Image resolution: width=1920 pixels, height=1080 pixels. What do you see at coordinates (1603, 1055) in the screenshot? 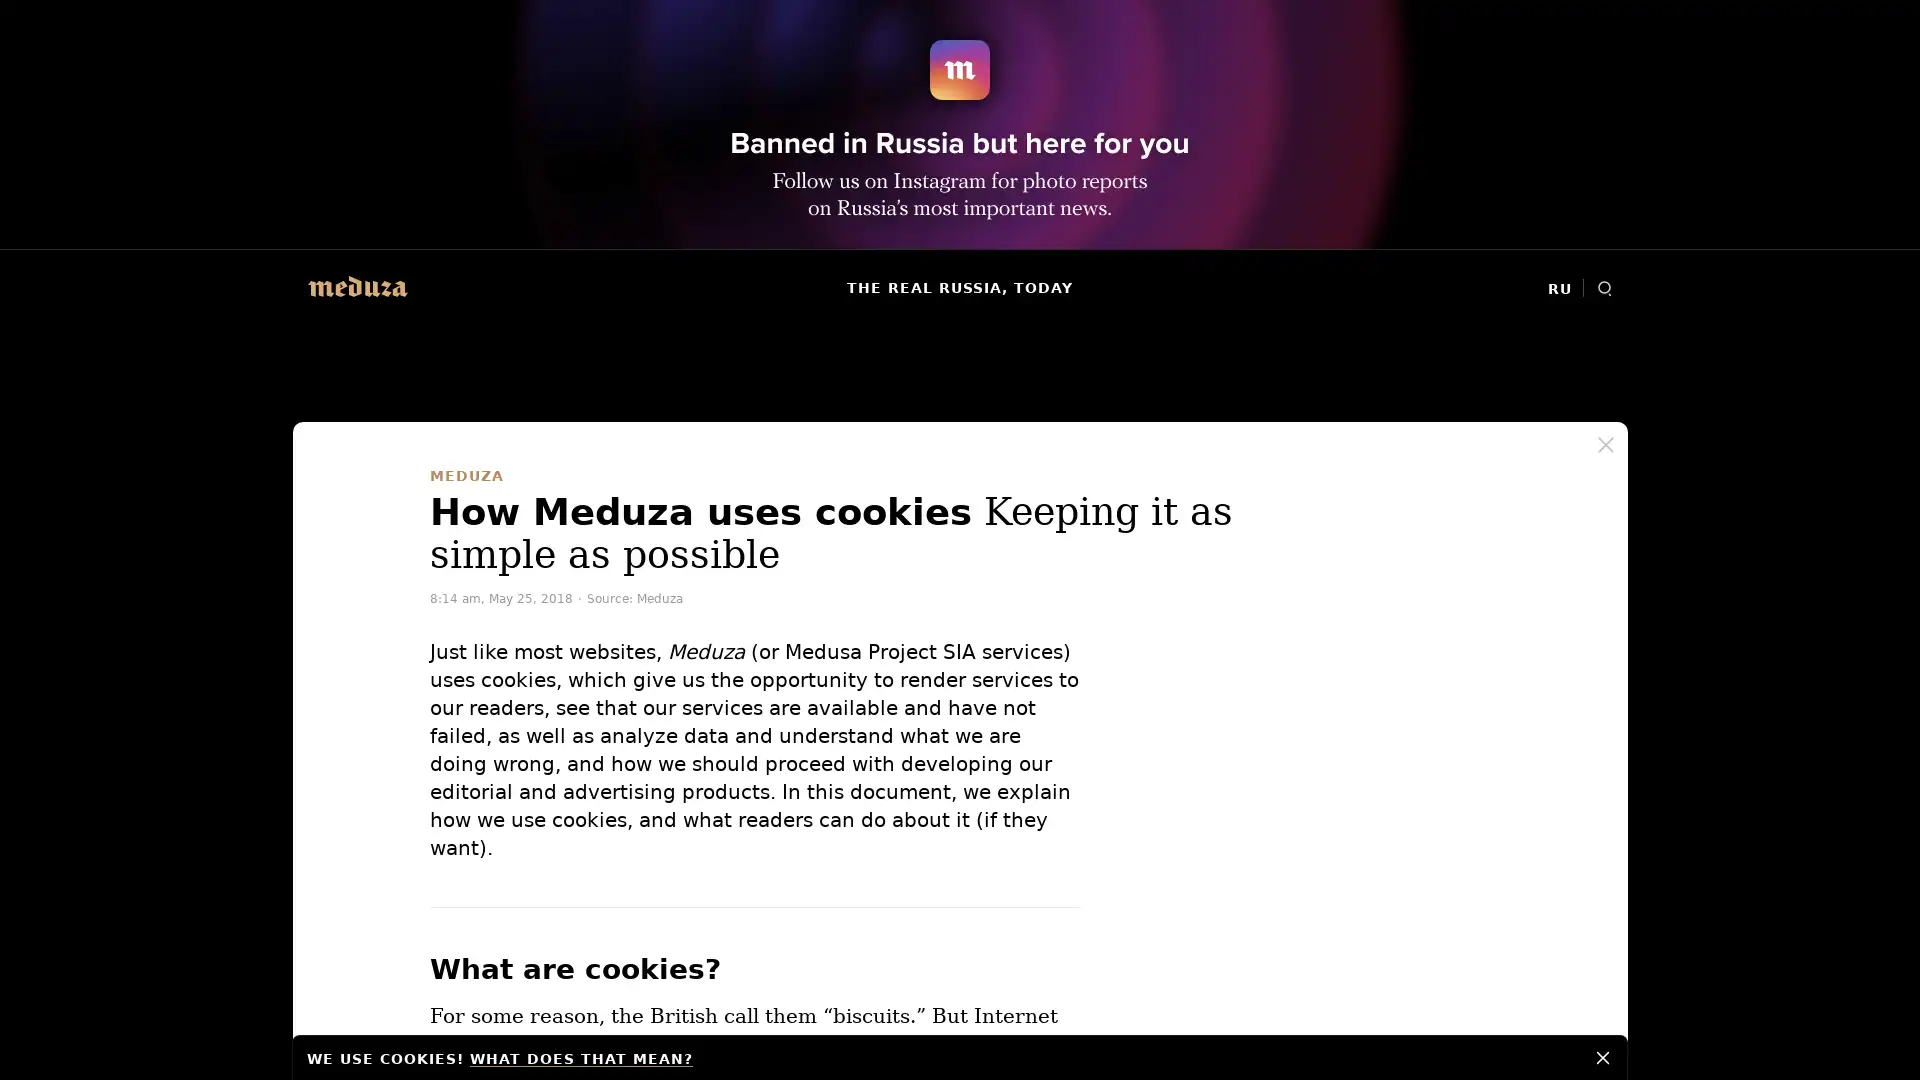
I see `Close notification` at bounding box center [1603, 1055].